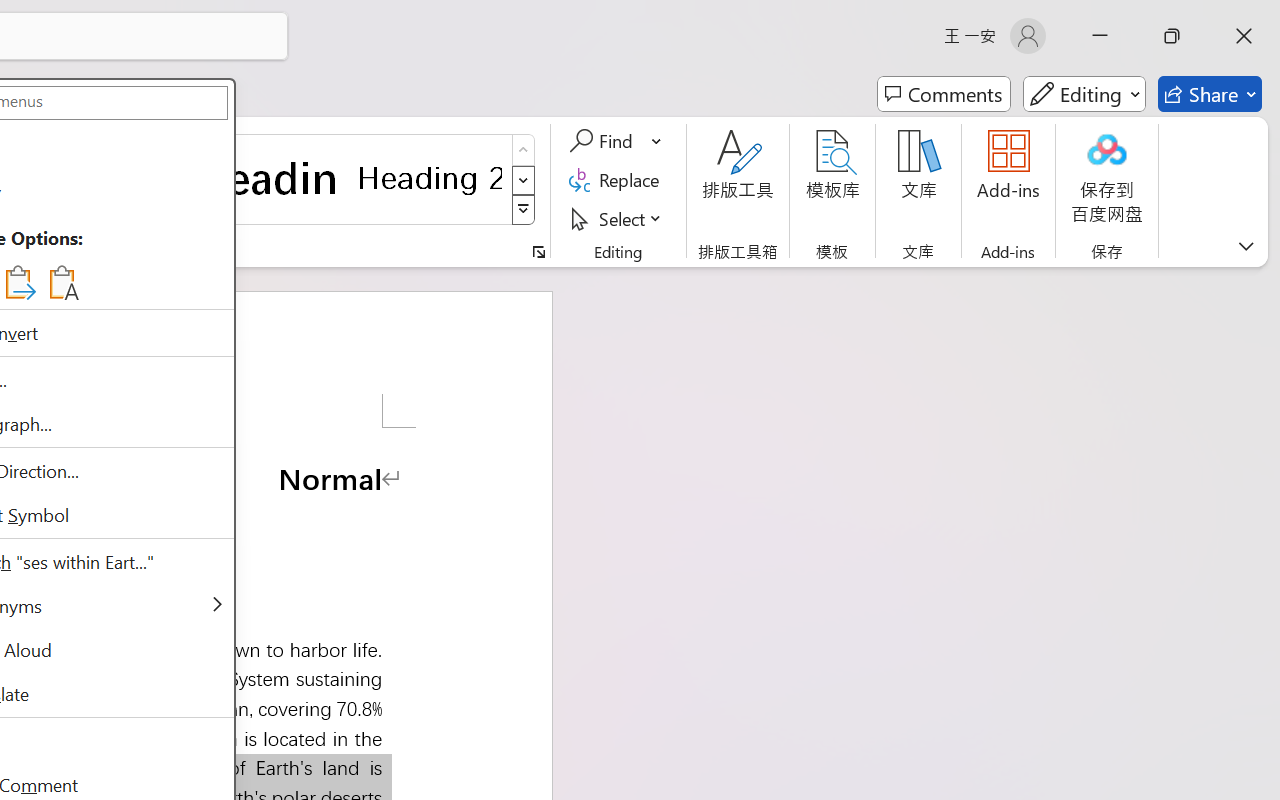 This screenshot has height=800, width=1280. I want to click on 'Row up', so click(523, 150).